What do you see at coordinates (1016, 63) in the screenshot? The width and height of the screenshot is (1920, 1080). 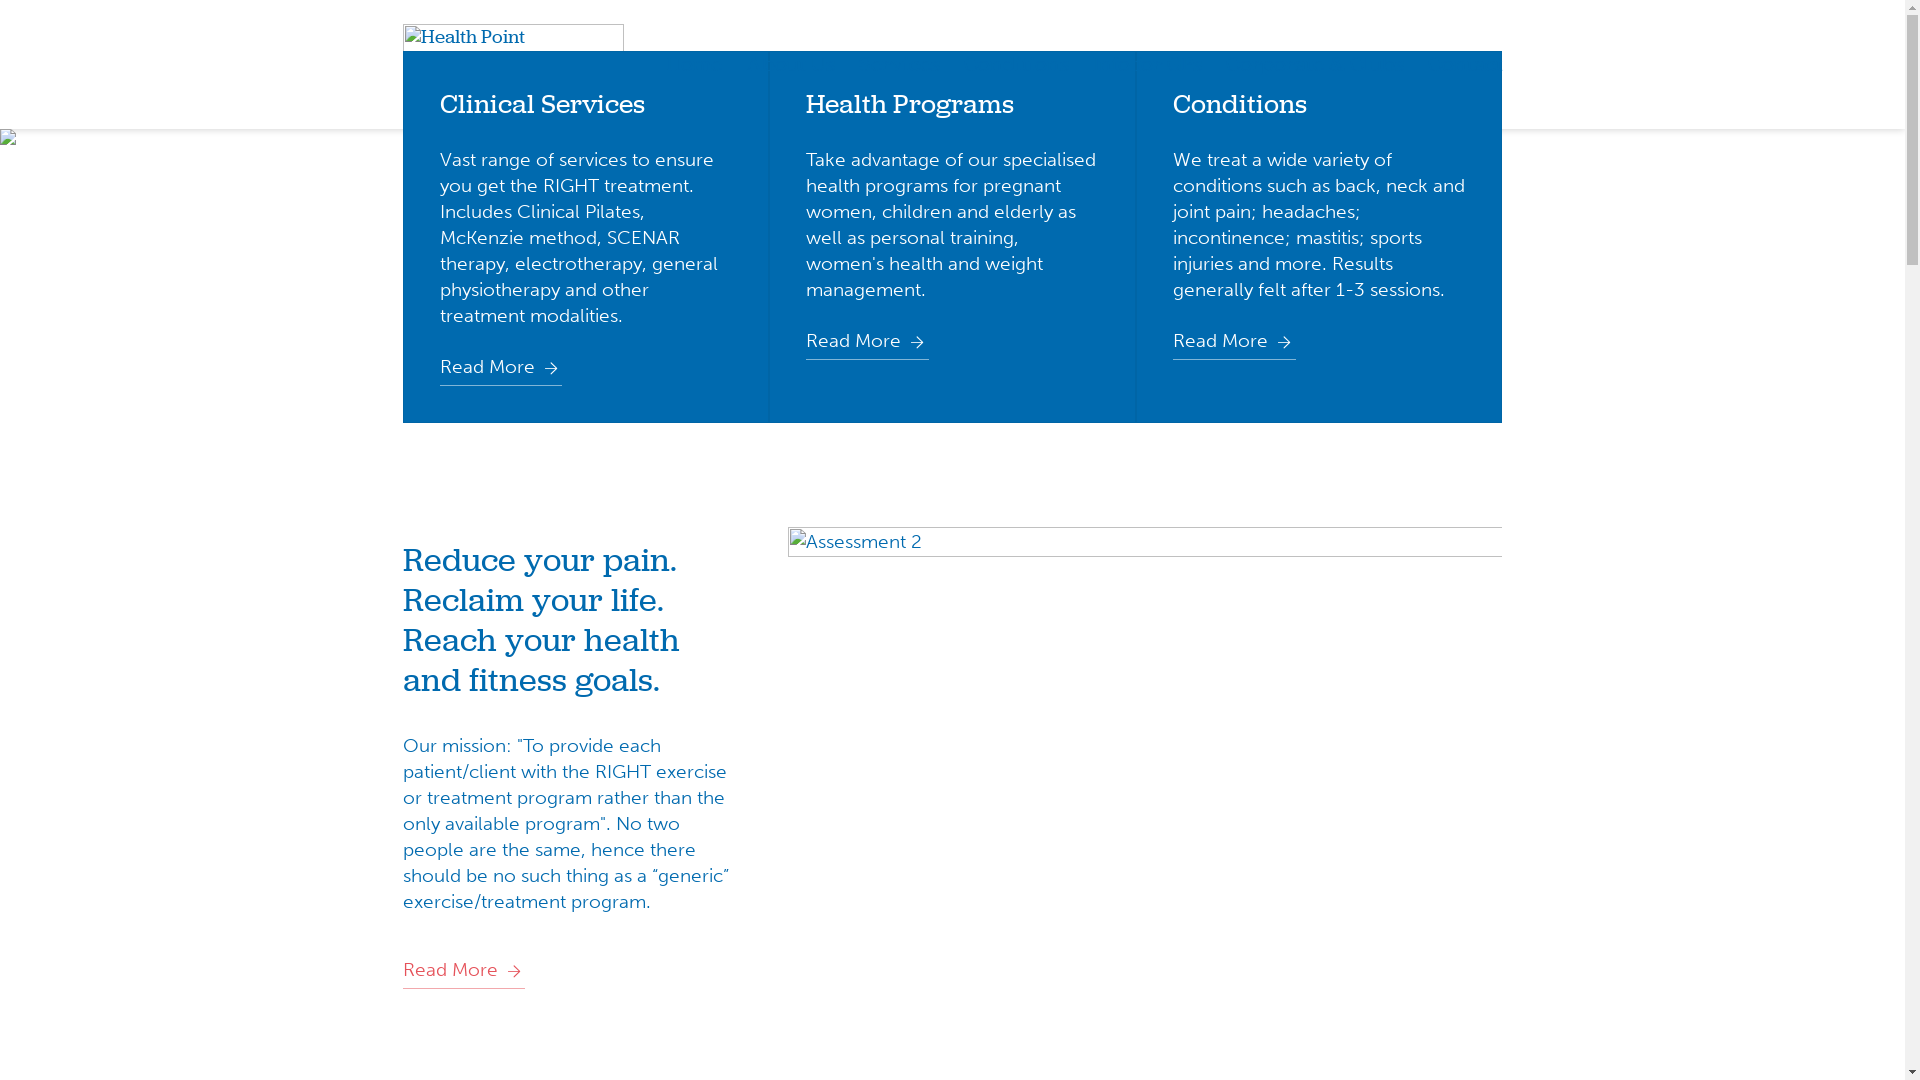 I see `'Conditions'` at bounding box center [1016, 63].